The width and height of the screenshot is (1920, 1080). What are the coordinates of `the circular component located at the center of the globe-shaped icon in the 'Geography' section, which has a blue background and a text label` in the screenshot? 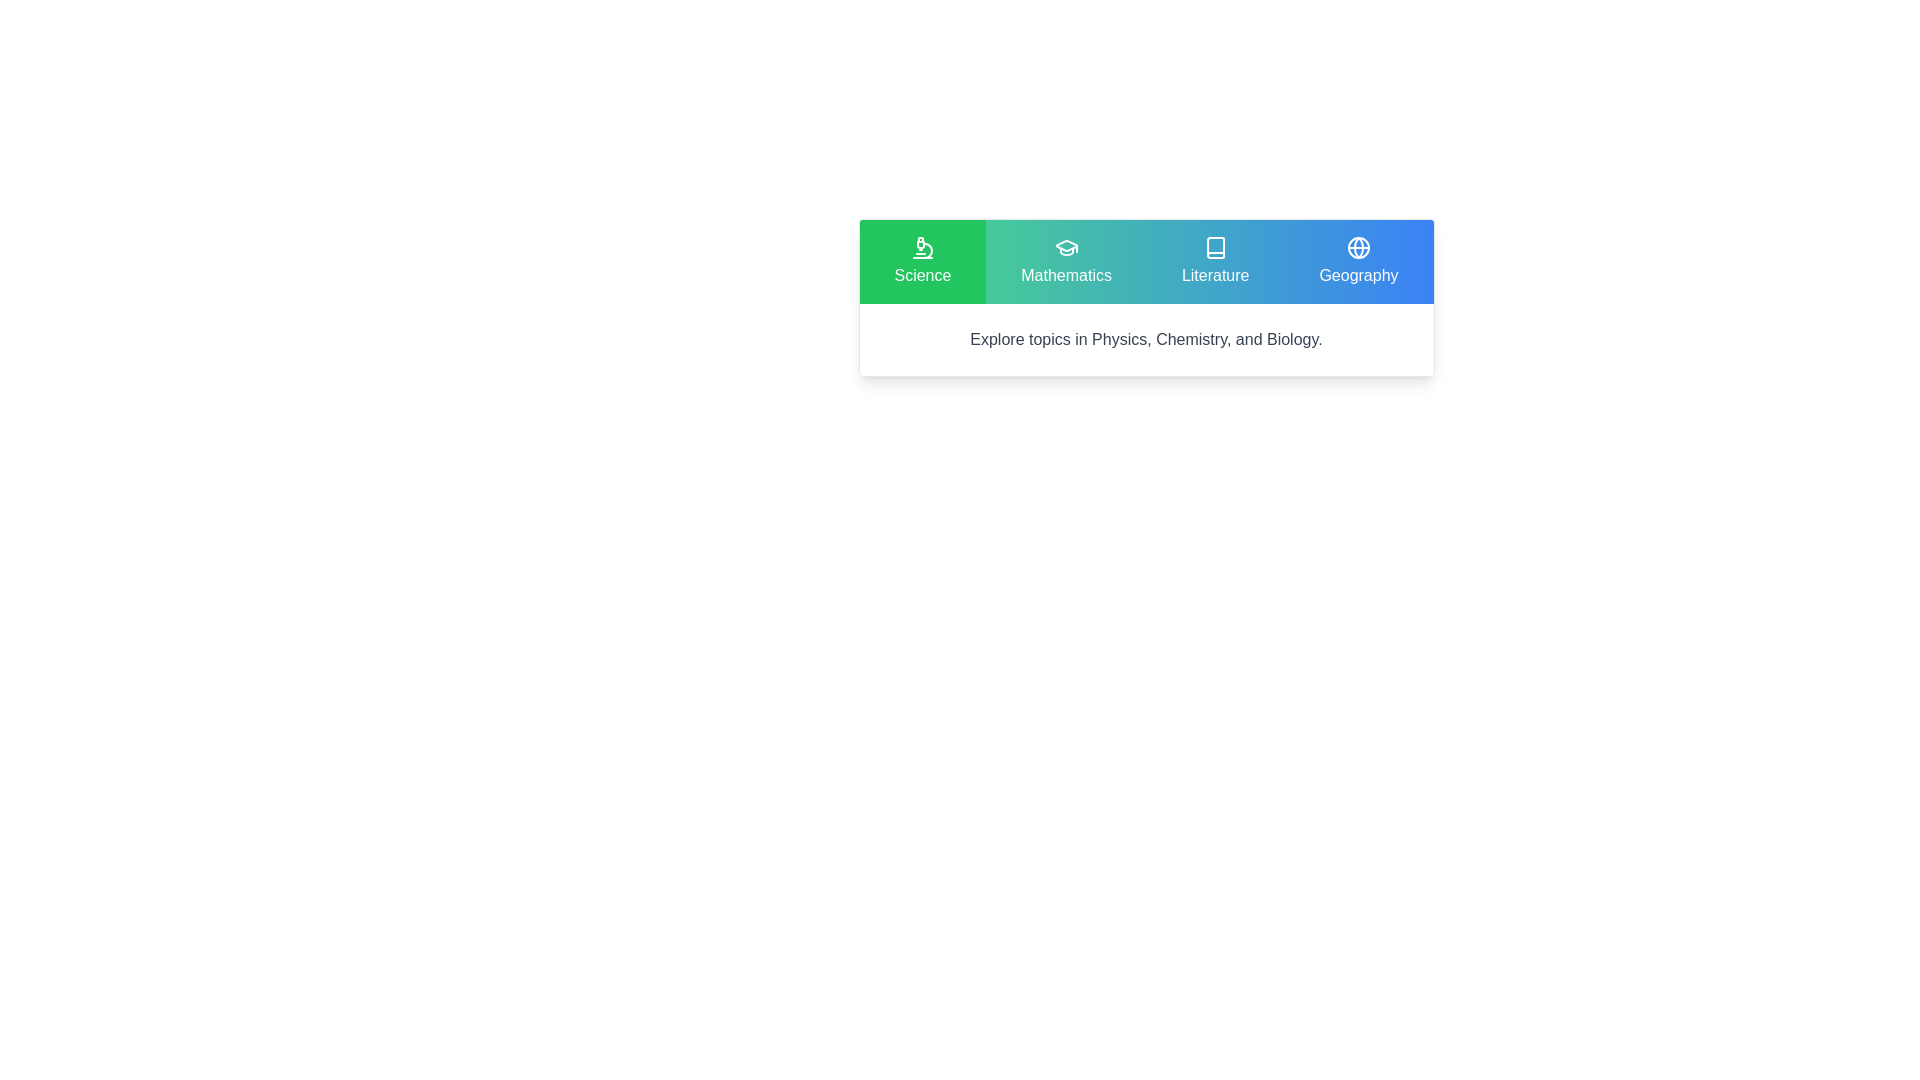 It's located at (1358, 246).